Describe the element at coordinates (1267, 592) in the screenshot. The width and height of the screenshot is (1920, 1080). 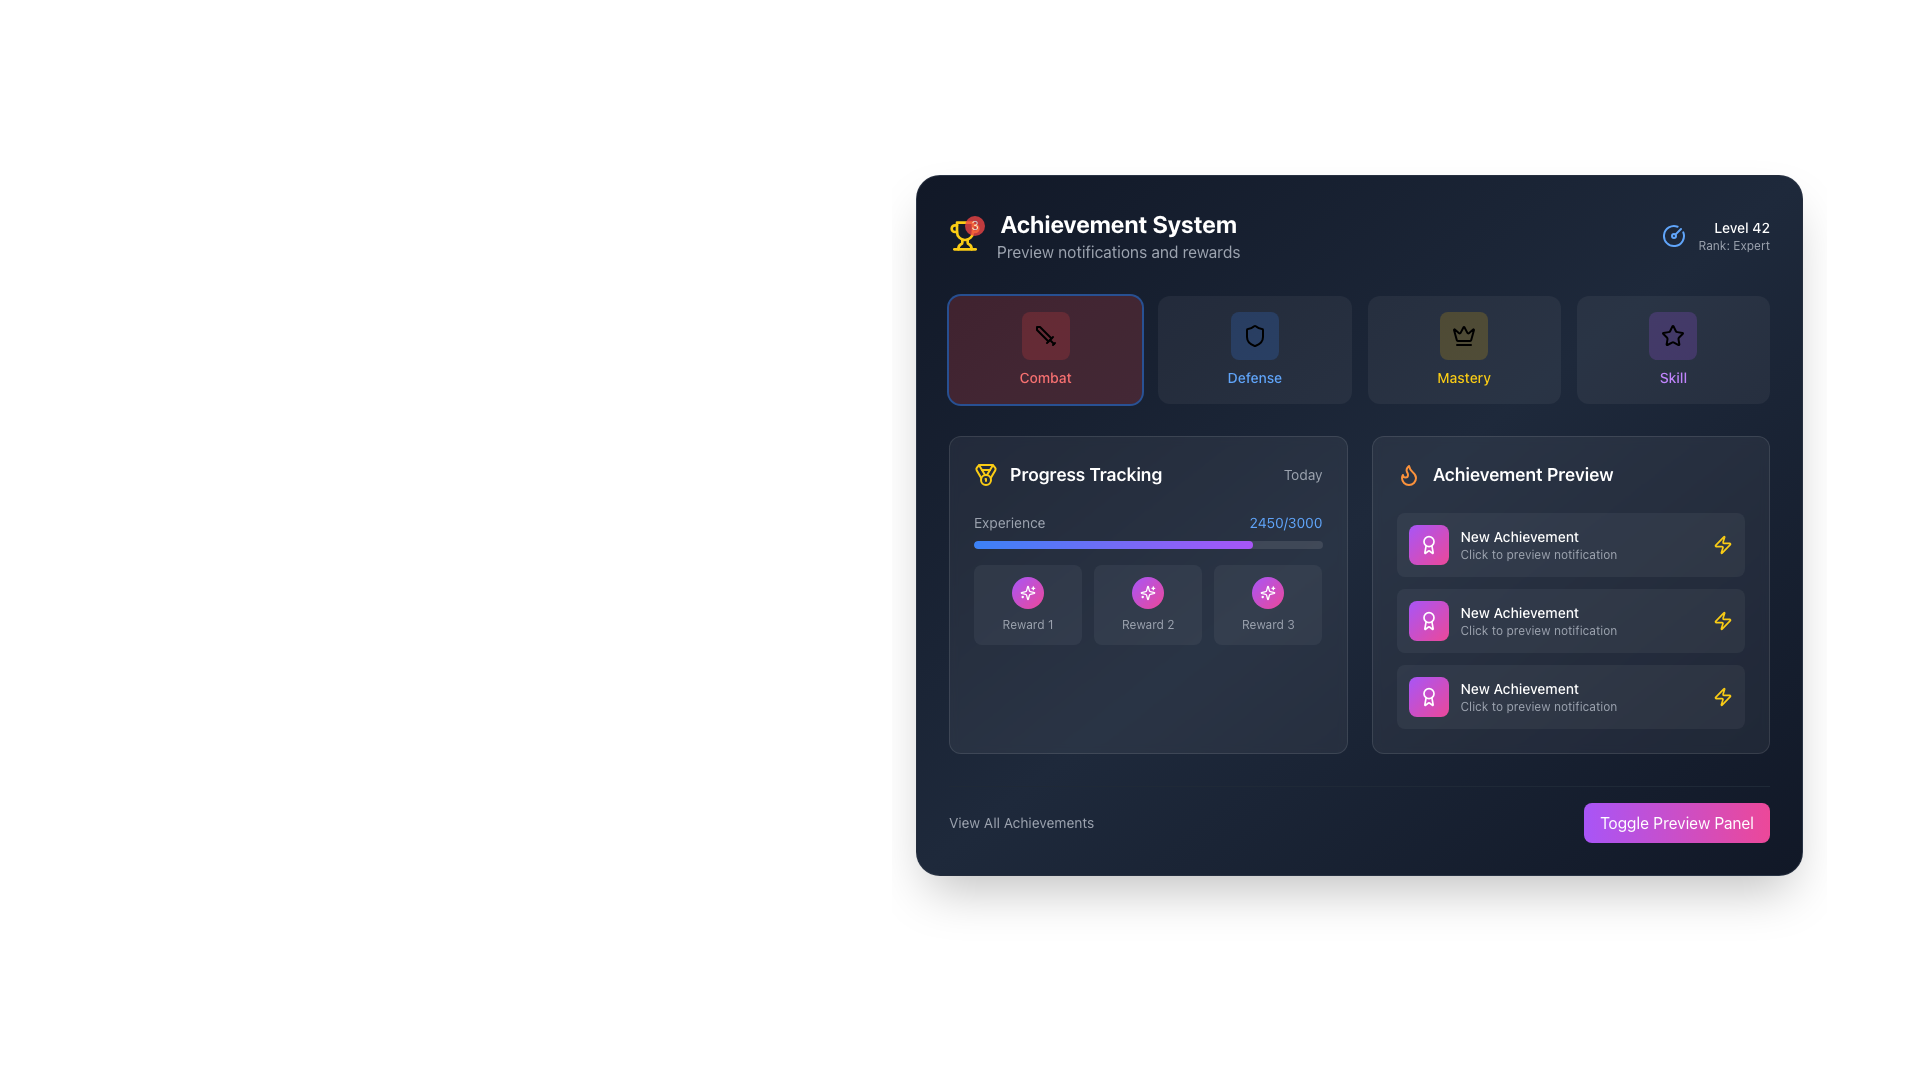
I see `the circular button with a gradient background and a white sparkling star icon located centrally within the 'Reward 3' card in the 'Progress Tracking' panel` at that location.